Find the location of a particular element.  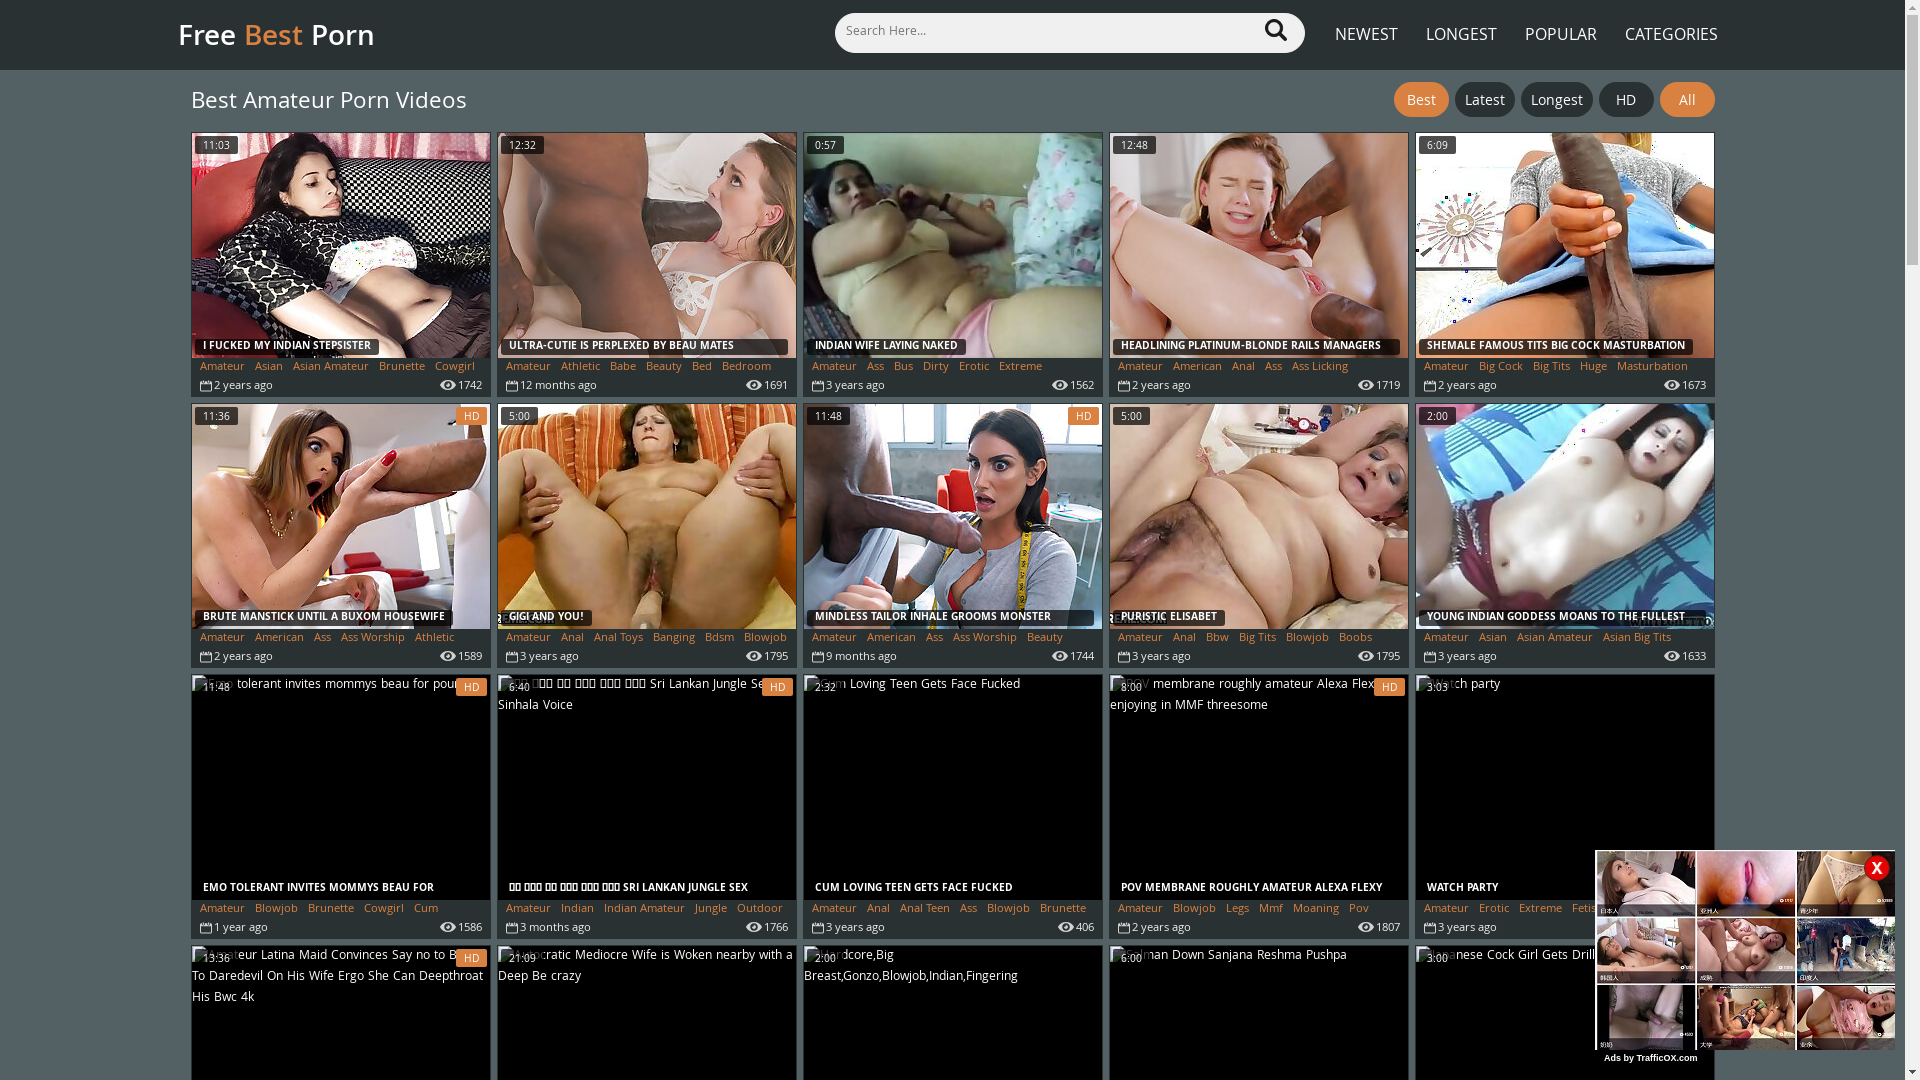

'Ass Licking' is located at coordinates (1320, 367).